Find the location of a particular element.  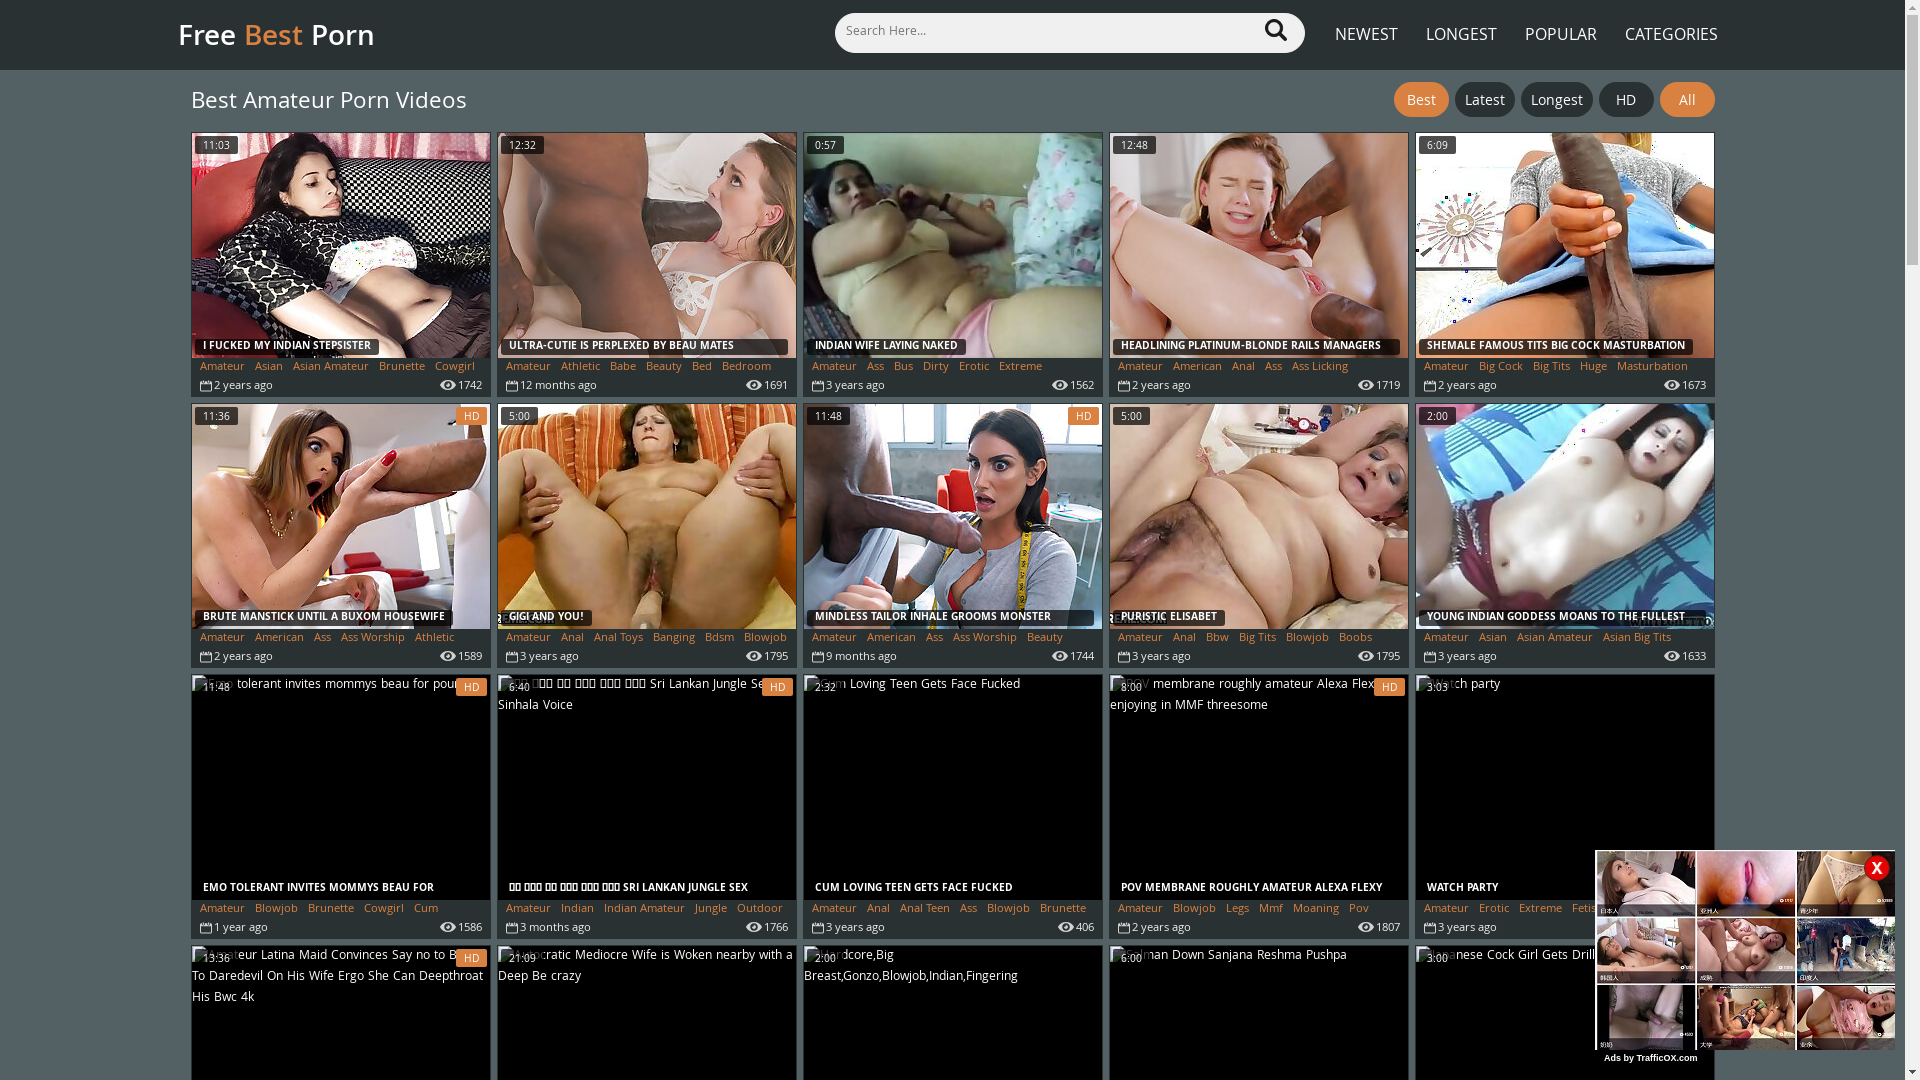

'Ass Licking' is located at coordinates (1320, 367).